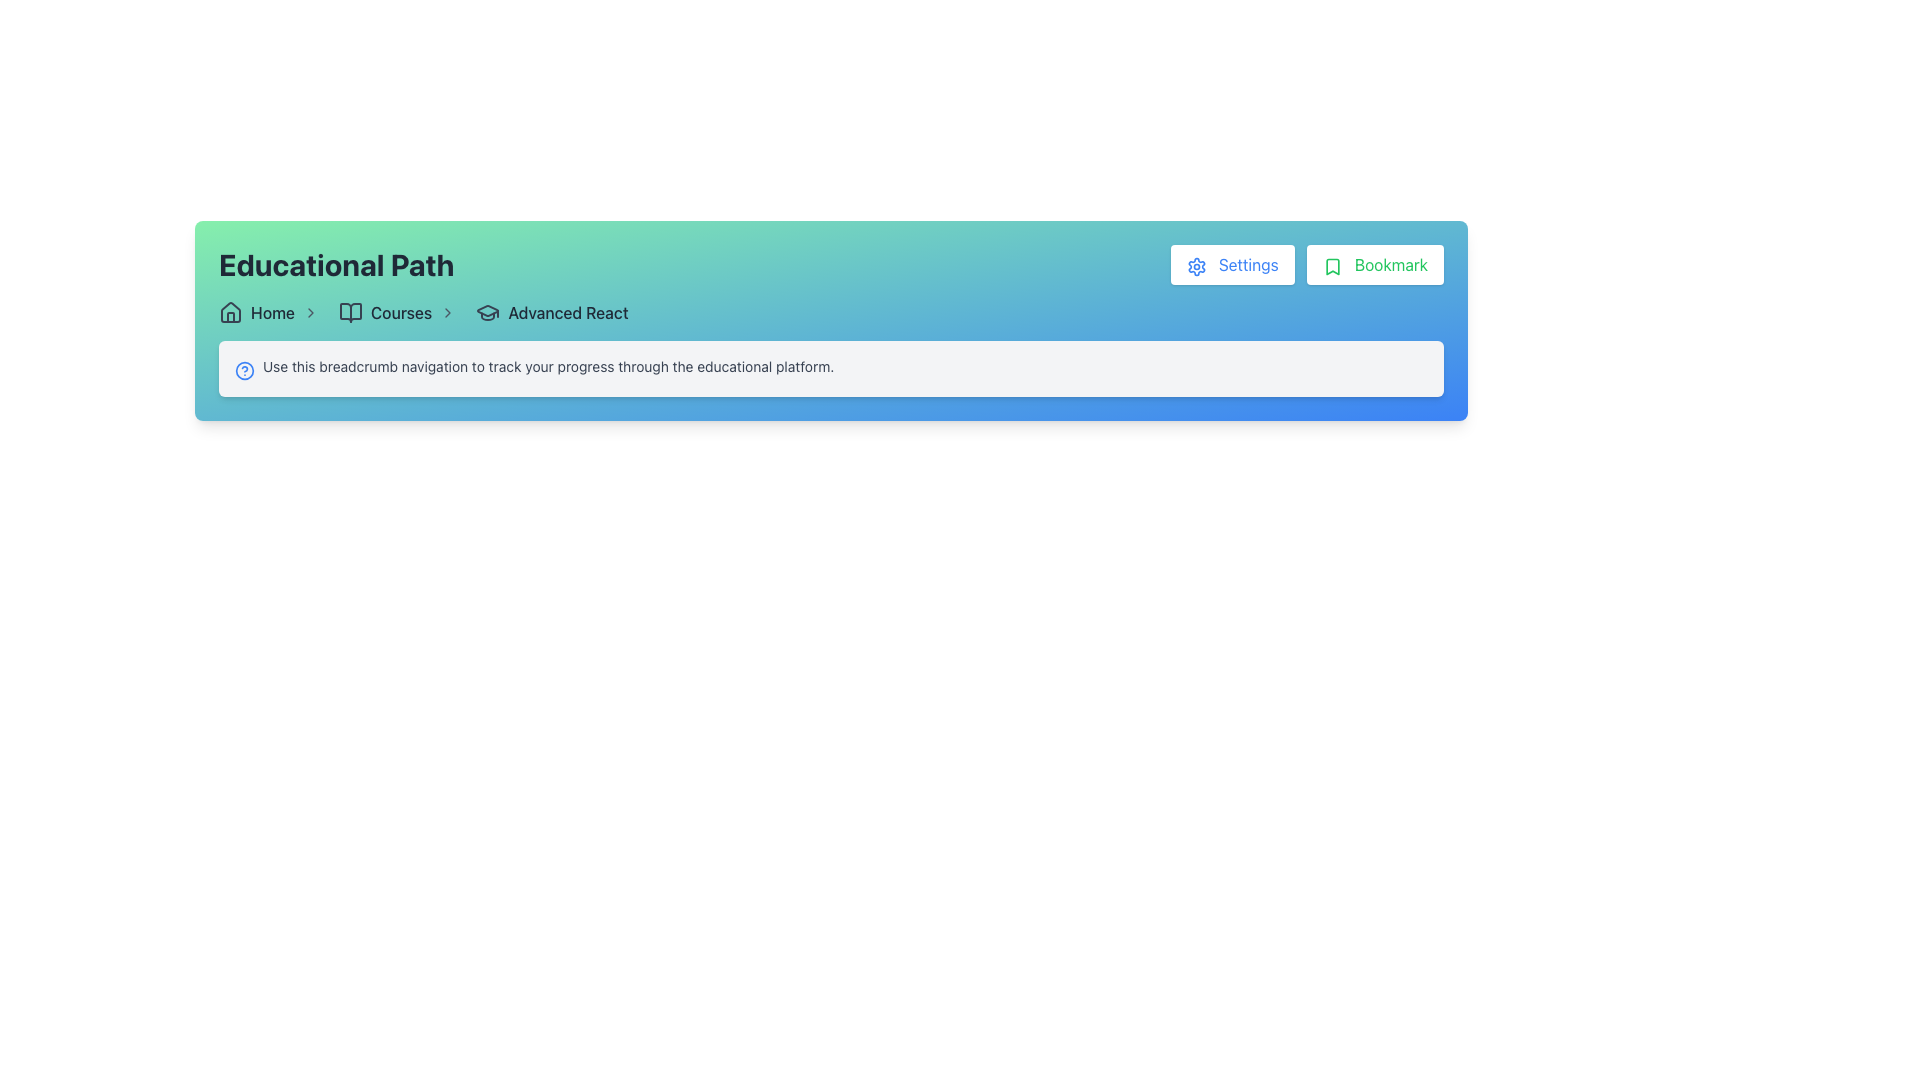 Image resolution: width=1920 pixels, height=1080 pixels. I want to click on the decorative 'Settings' icon located immediately to the left of the 'Settings' text in the top-right section of the interface, so click(1196, 265).